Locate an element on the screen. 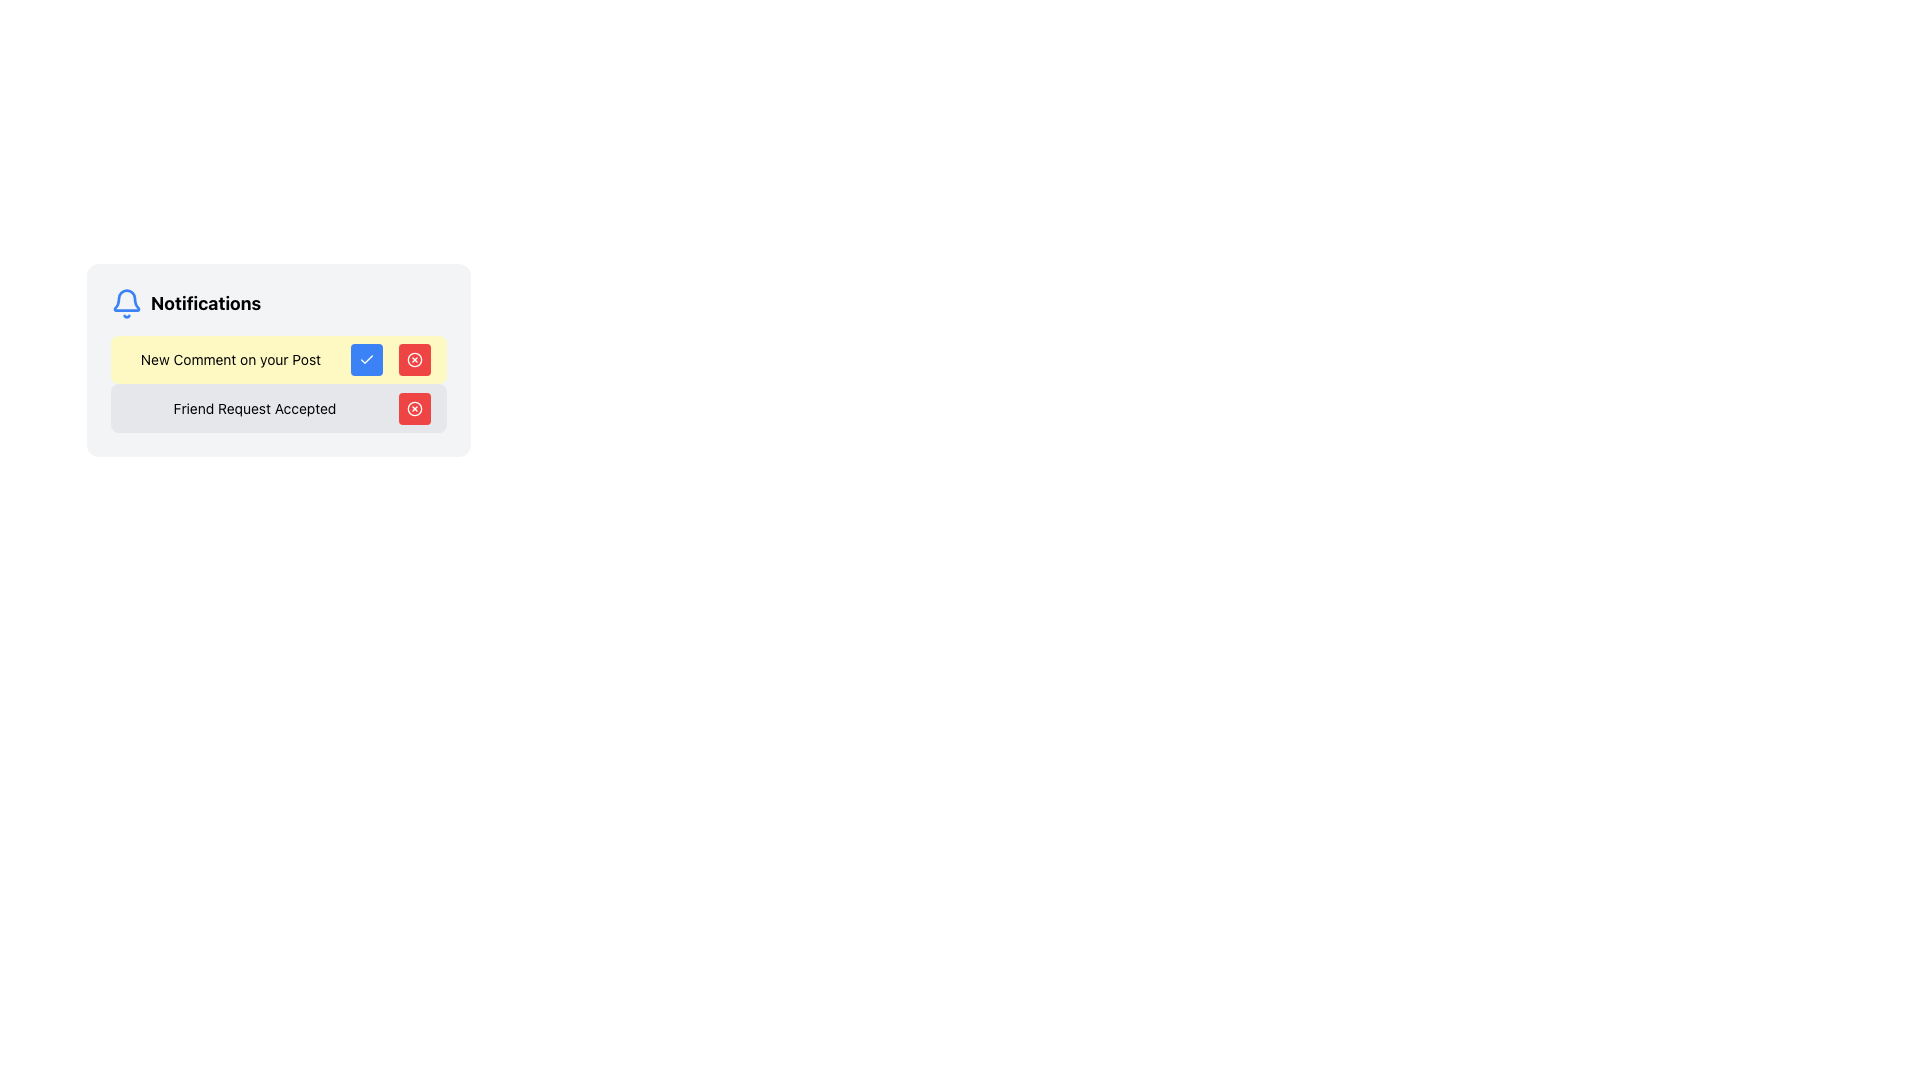  the second button on the 'New Comment on your Post' notification is located at coordinates (413, 358).